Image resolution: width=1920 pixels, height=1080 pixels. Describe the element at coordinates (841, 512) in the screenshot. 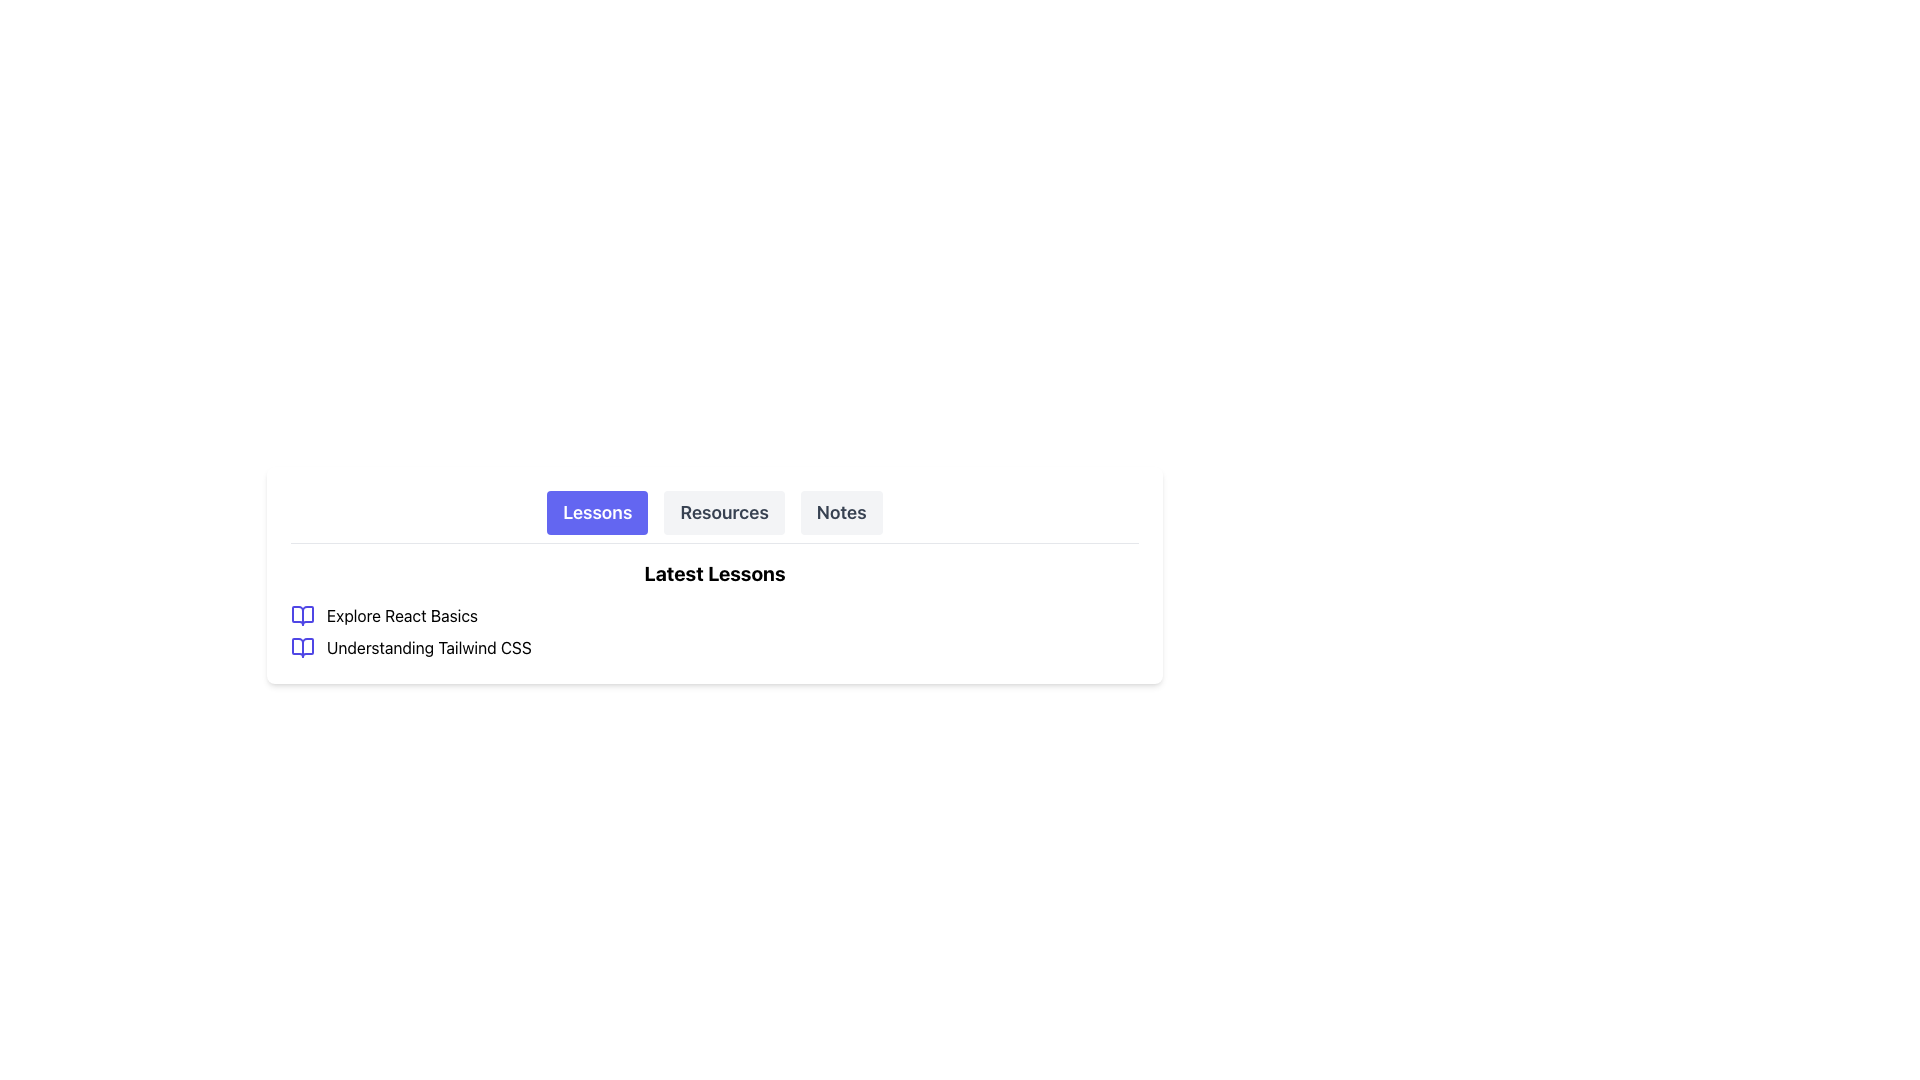

I see `the 'Notes' tab, which is the third tab in a horizontal row of three tabs at the top of the interface, positioned to the right of the 'Resources' tab` at that location.